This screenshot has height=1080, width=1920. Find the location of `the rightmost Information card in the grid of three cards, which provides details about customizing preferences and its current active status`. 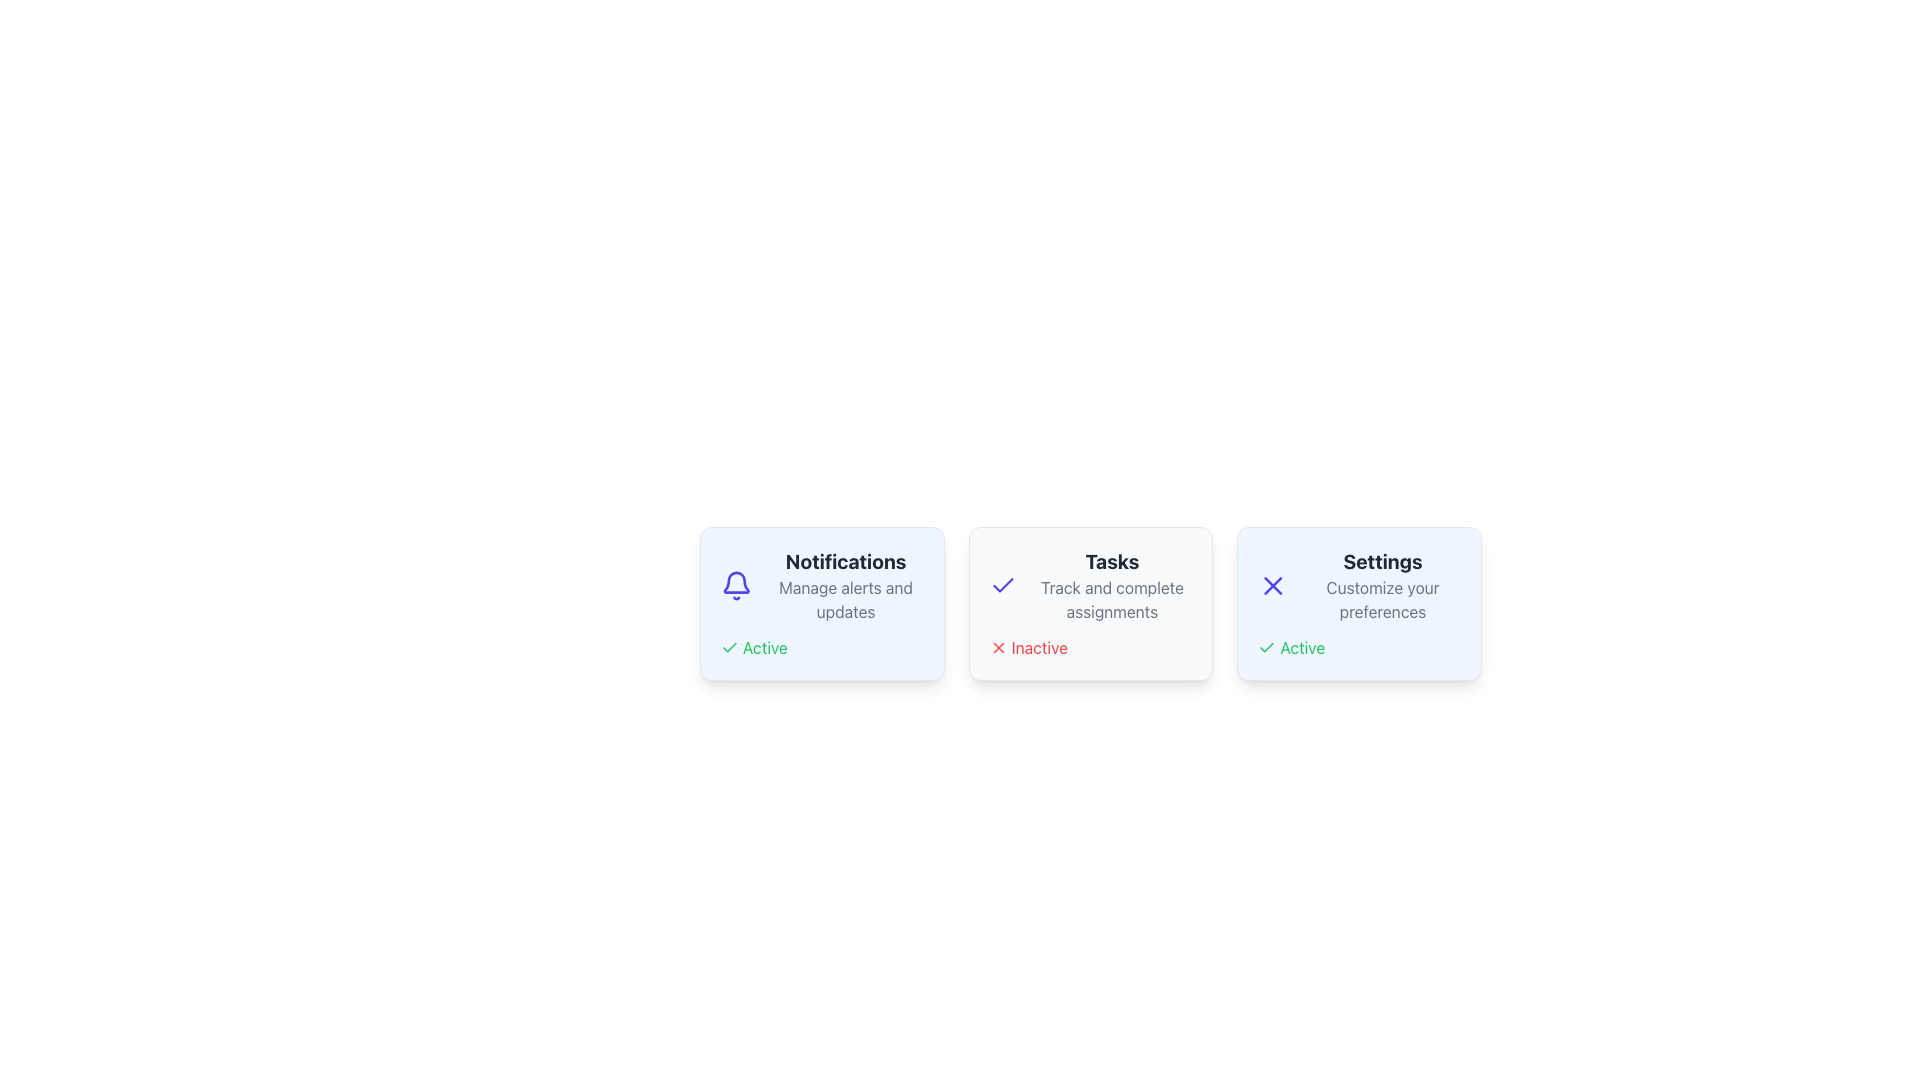

the rightmost Information card in the grid of three cards, which provides details about customizing preferences and its current active status is located at coordinates (1358, 603).